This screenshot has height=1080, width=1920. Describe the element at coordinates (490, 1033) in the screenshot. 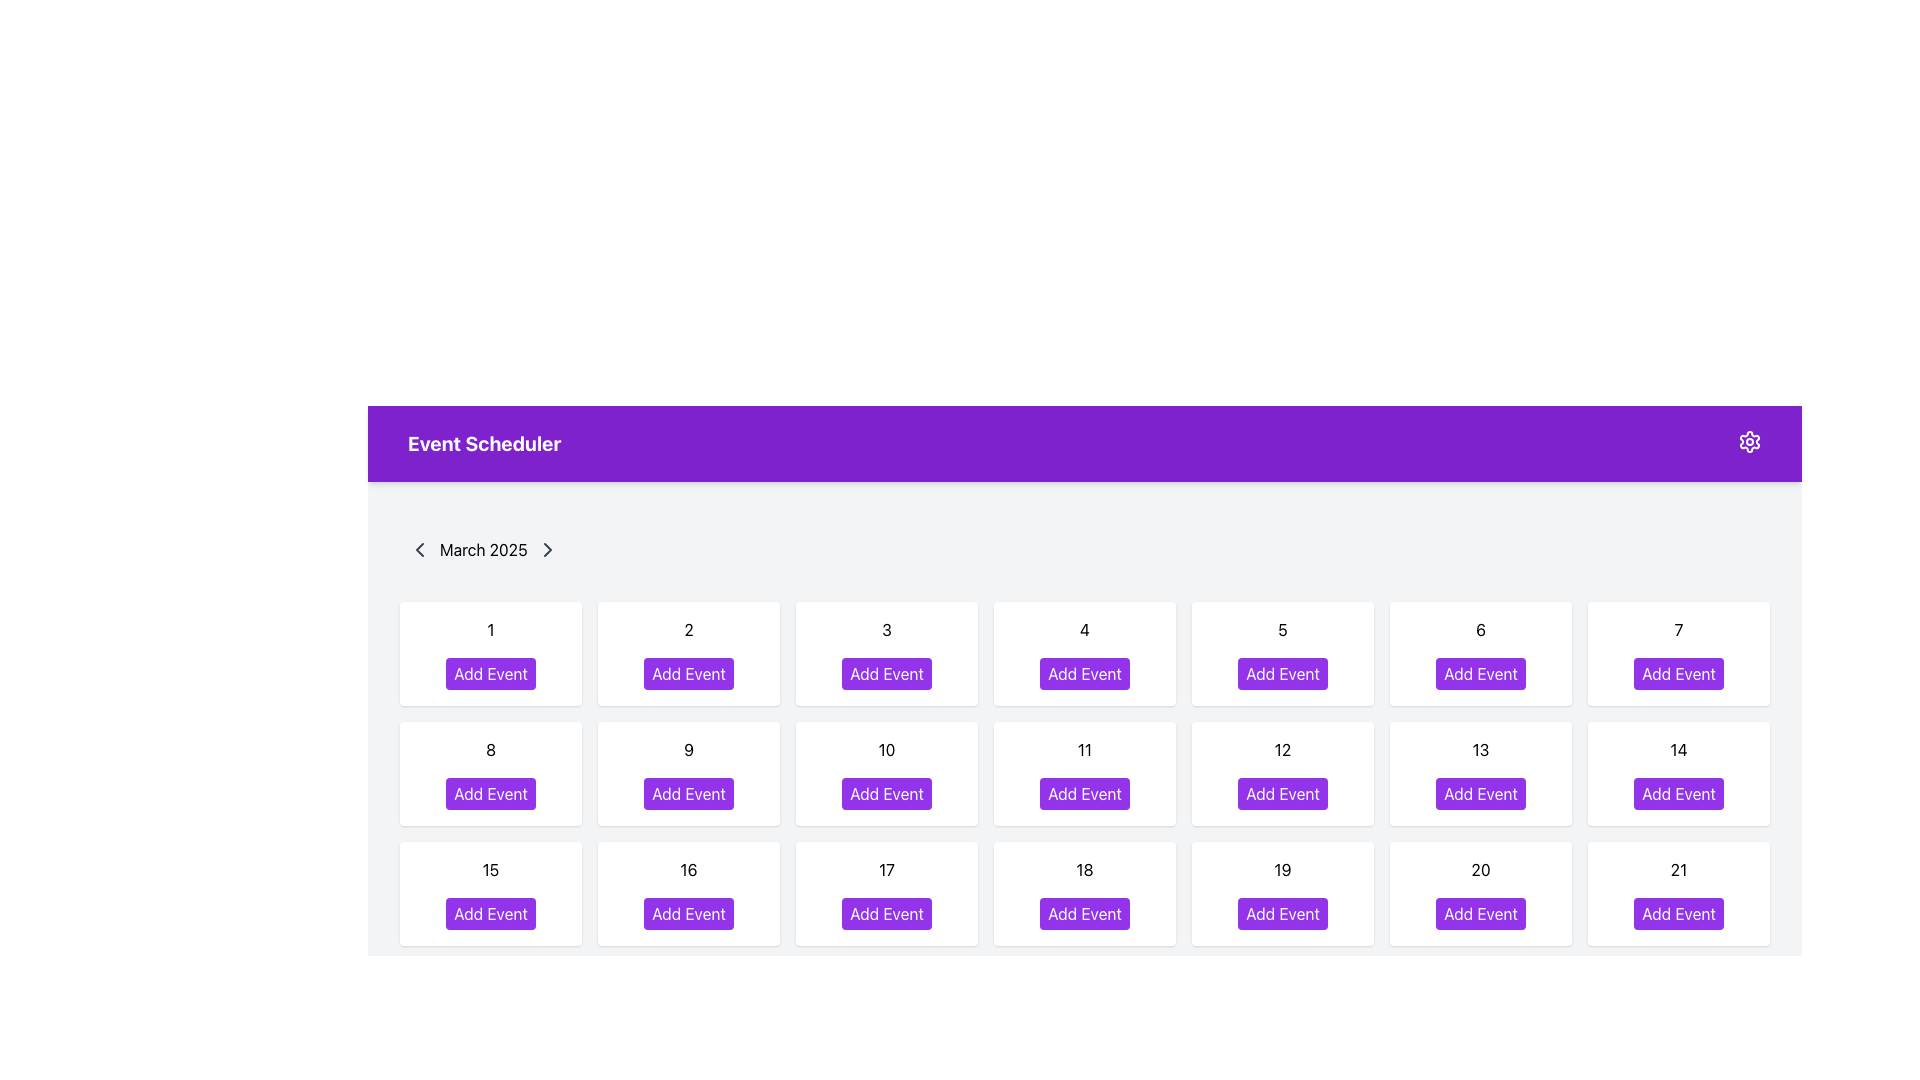

I see `the event addition button located in the bottom row of the calendar interface, specifically the first button in the fifth row to observe any hover effects` at that location.